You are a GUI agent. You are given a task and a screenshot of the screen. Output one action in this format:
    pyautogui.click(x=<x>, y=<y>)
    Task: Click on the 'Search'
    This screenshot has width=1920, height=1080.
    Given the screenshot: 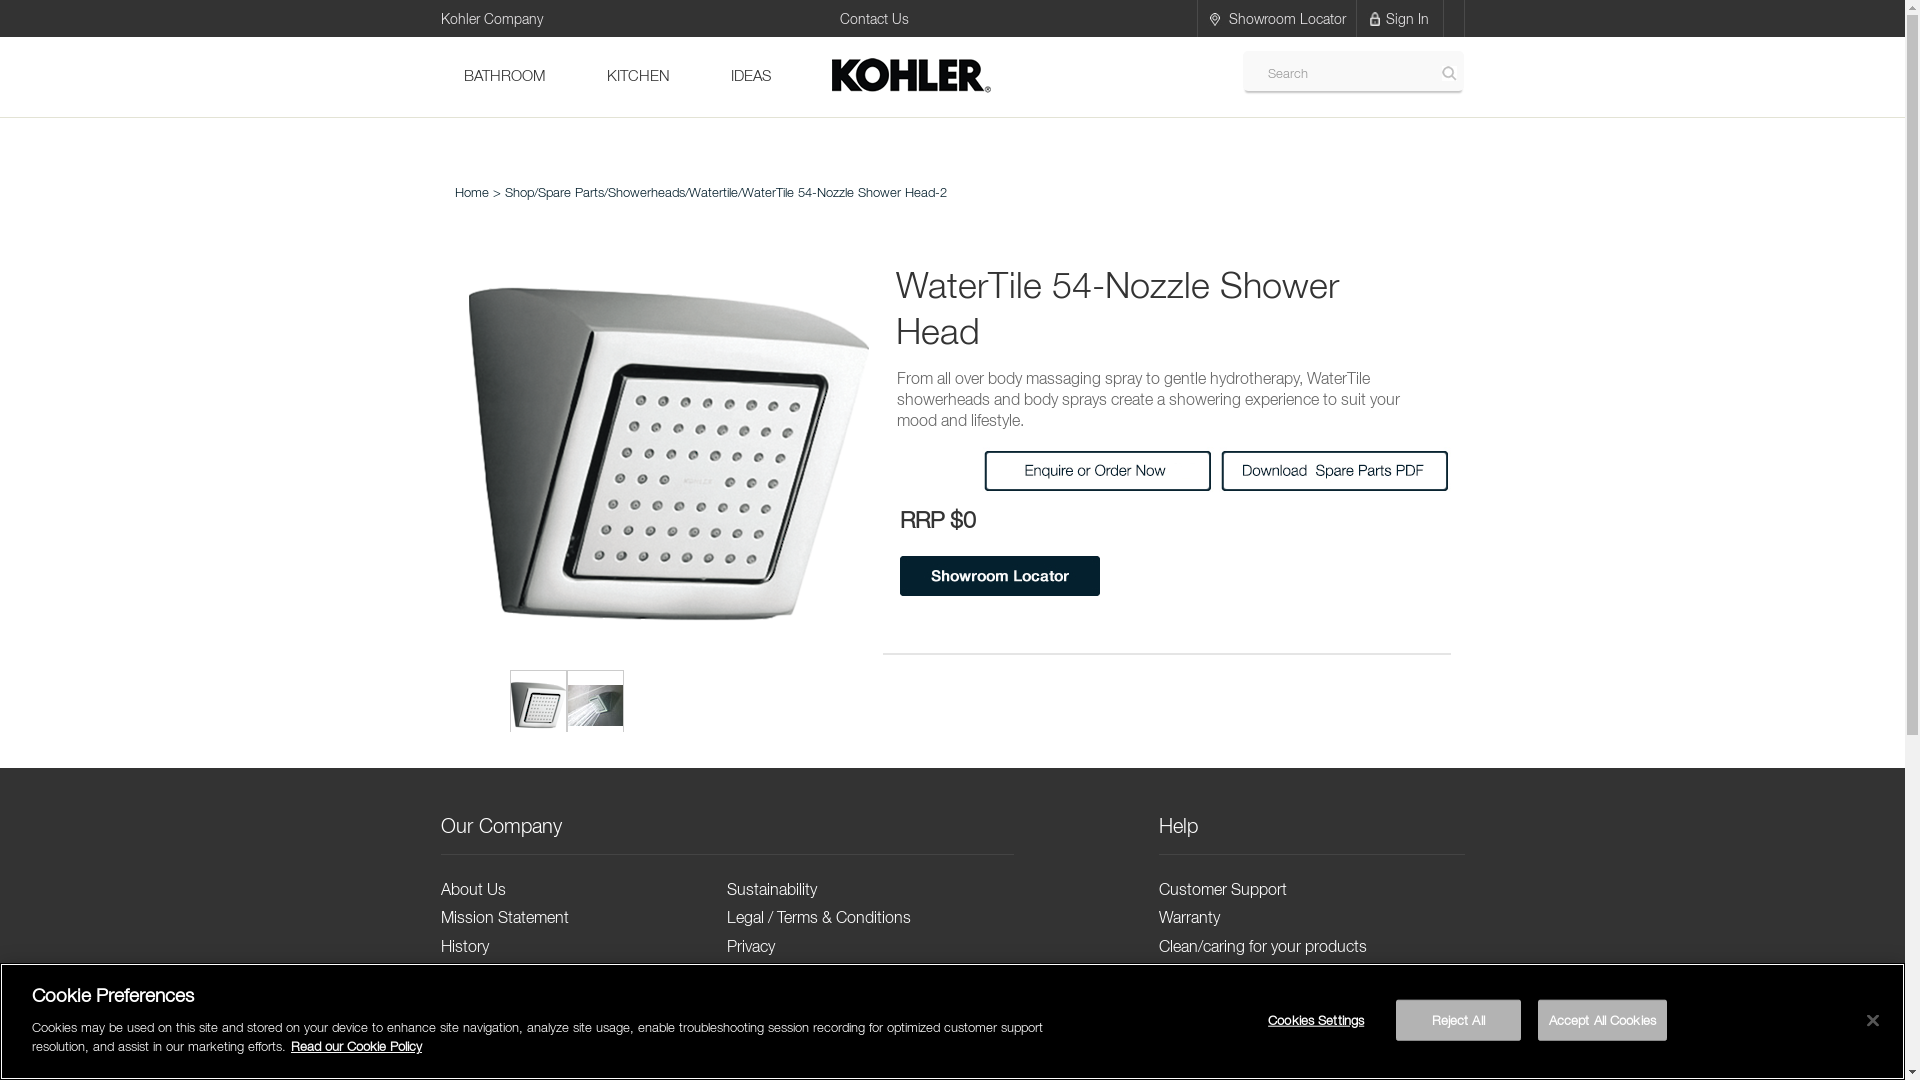 What is the action you would take?
    pyautogui.click(x=1449, y=72)
    